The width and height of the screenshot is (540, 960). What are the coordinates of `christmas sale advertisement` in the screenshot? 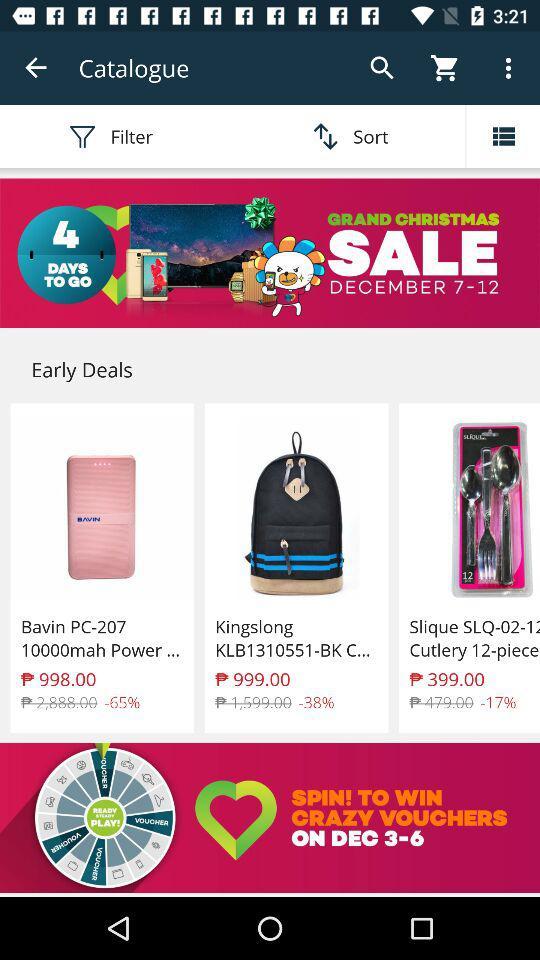 It's located at (270, 252).